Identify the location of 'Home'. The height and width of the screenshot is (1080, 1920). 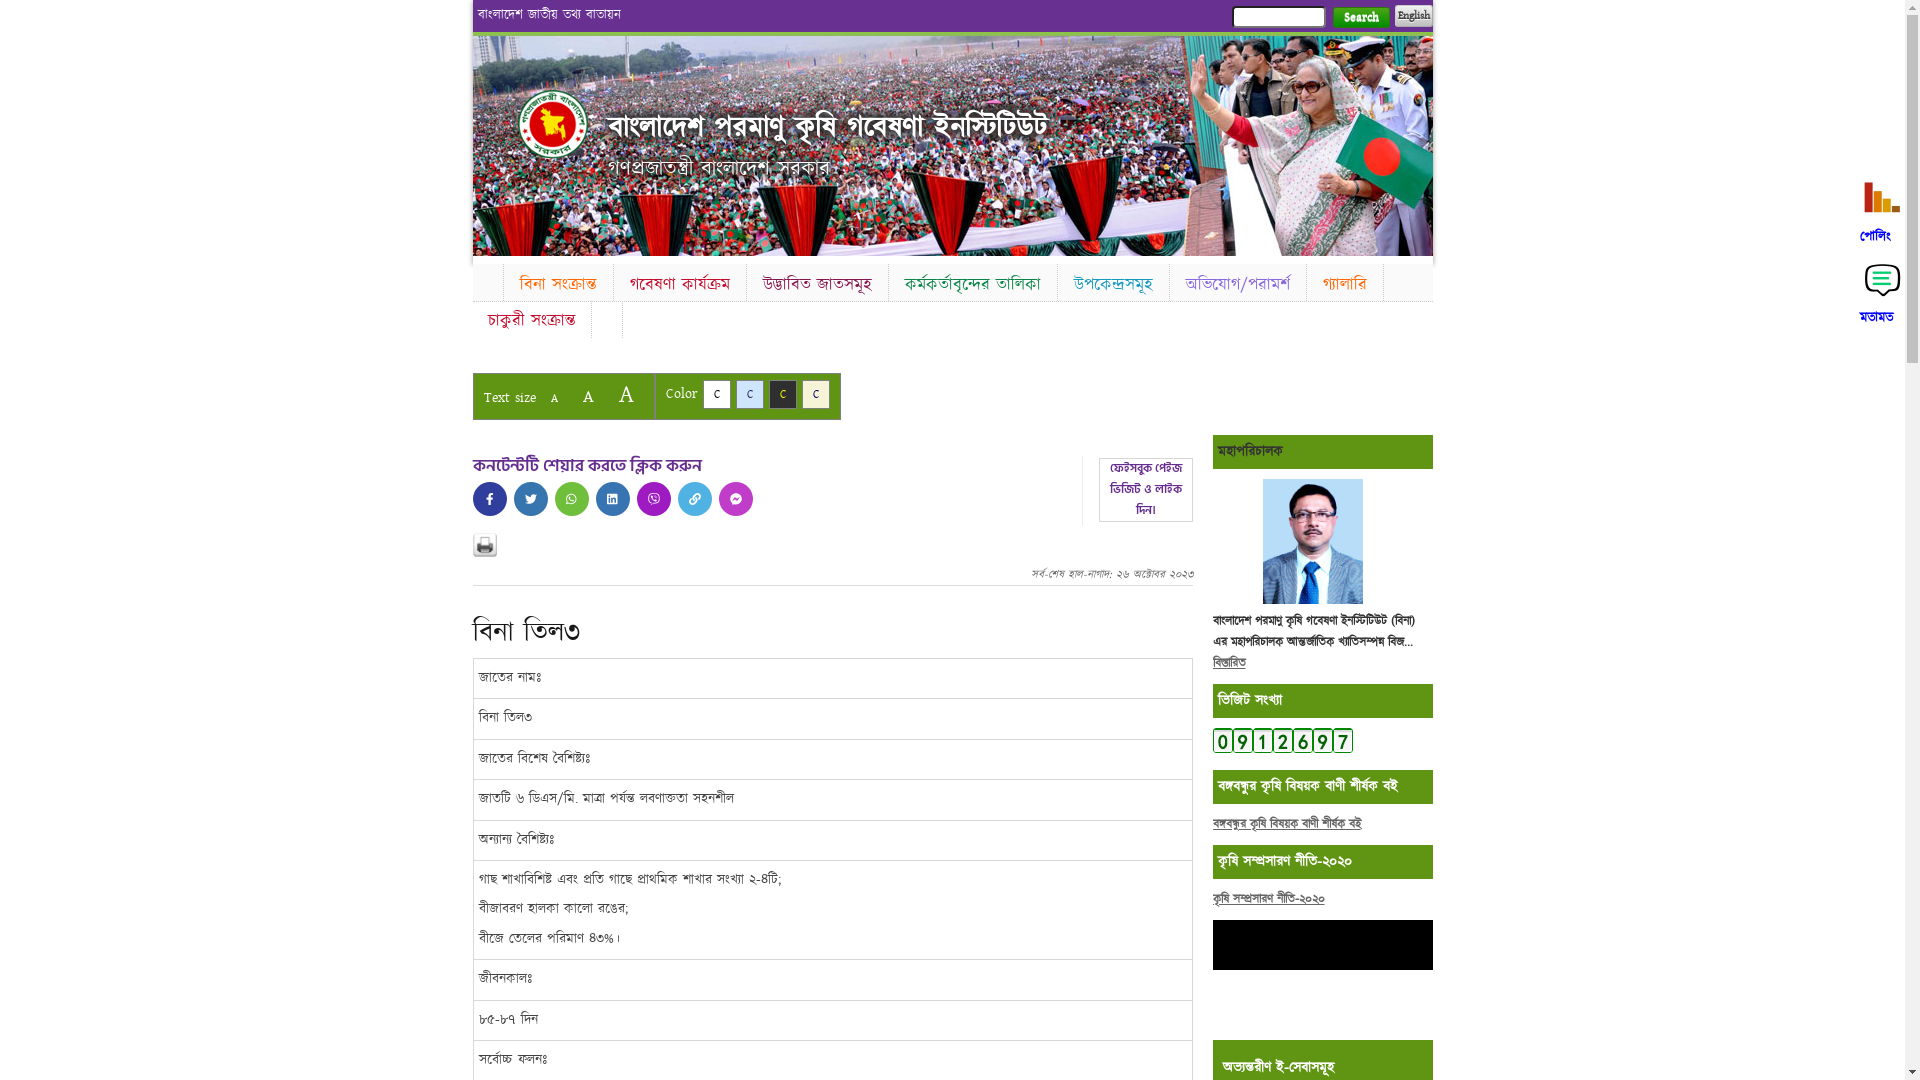
(552, 123).